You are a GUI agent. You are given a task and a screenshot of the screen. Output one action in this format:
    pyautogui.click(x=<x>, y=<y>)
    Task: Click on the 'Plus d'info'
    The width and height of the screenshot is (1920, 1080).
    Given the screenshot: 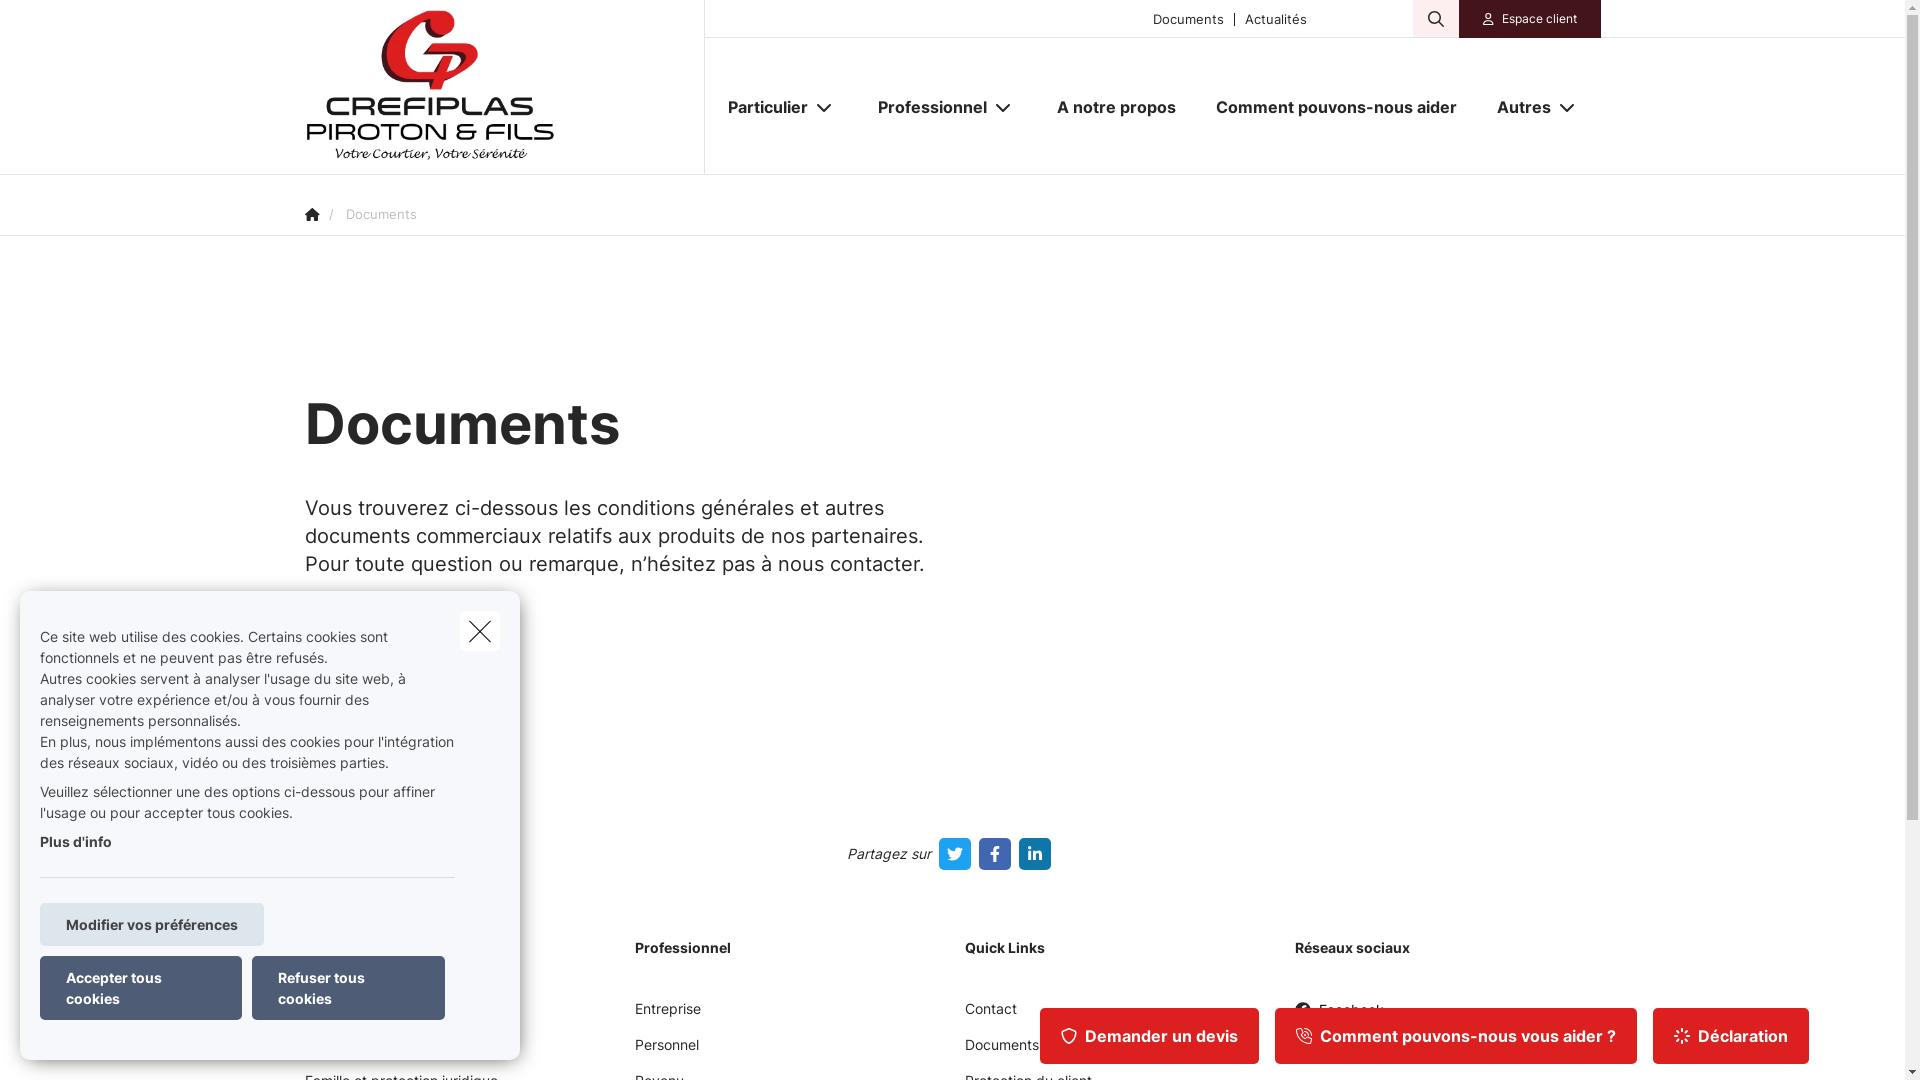 What is the action you would take?
    pyautogui.click(x=76, y=841)
    